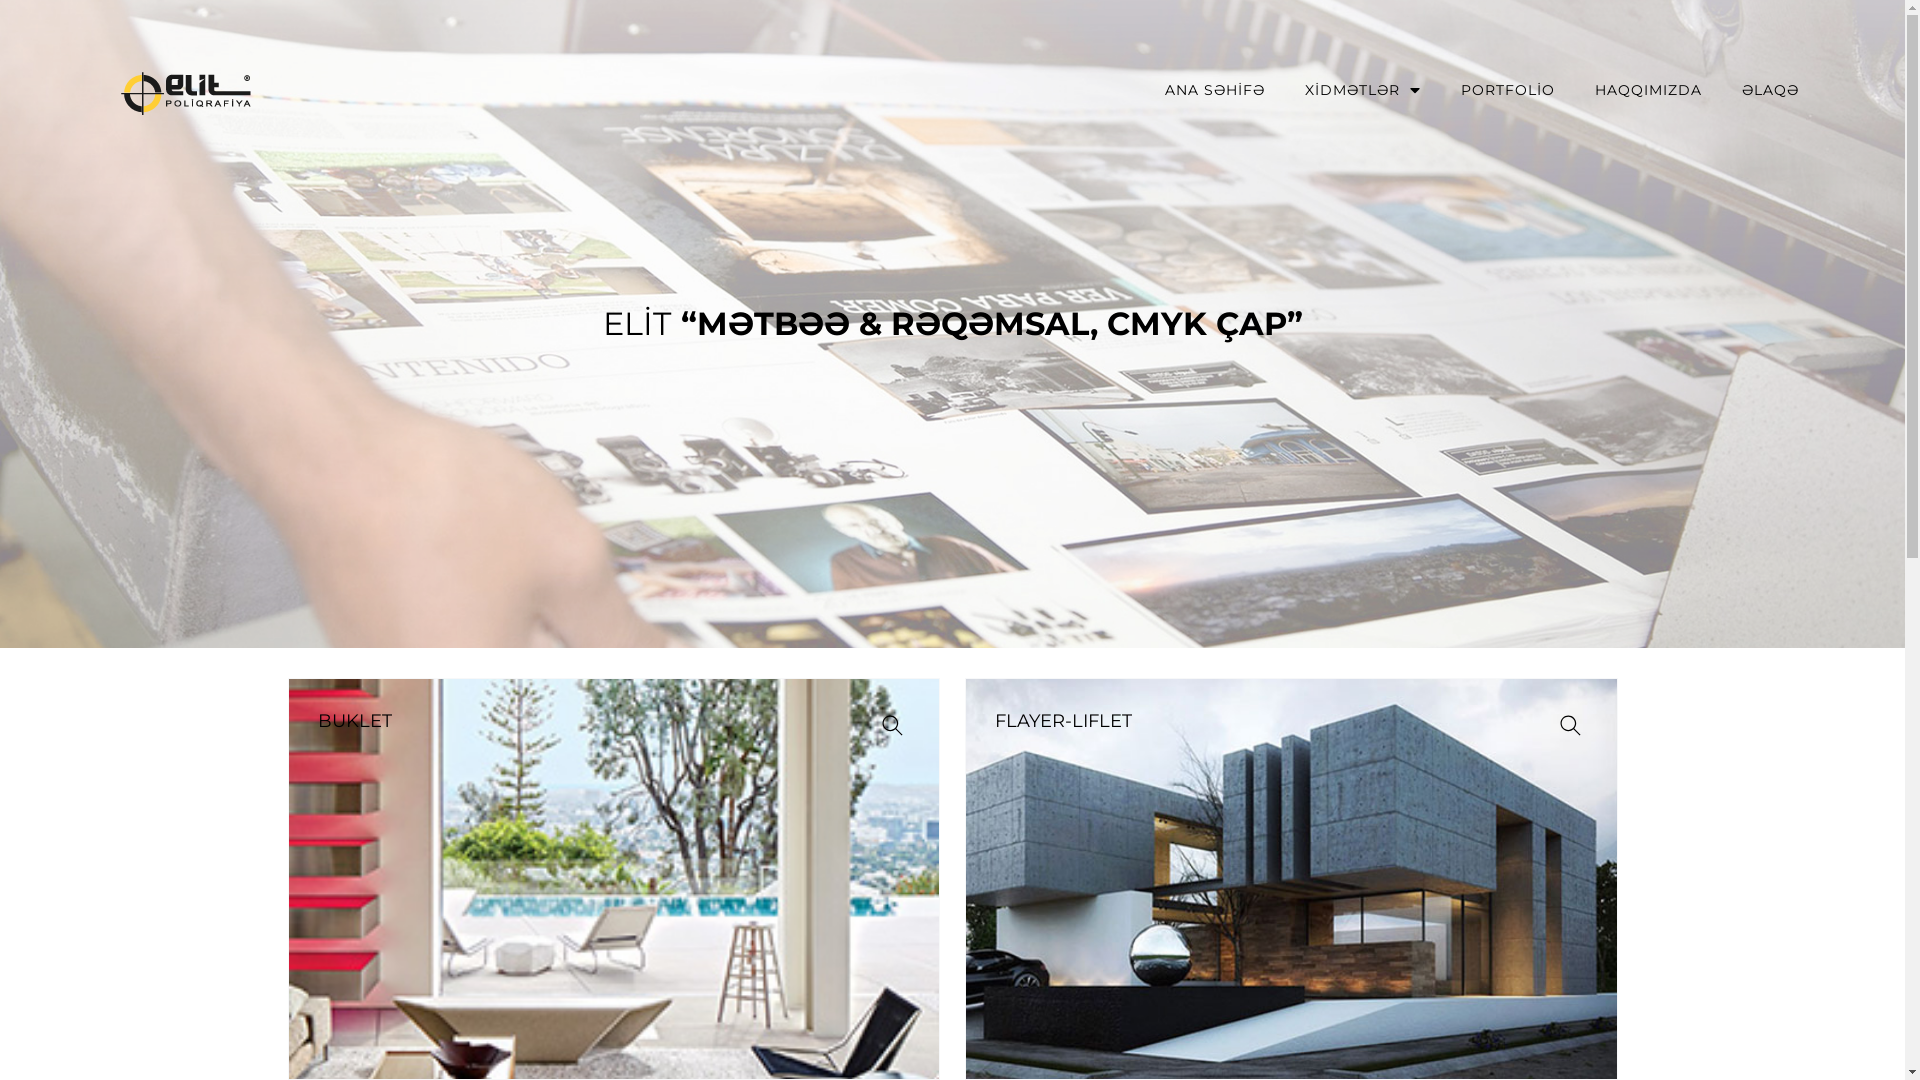 Image resolution: width=1920 pixels, height=1080 pixels. What do you see at coordinates (1648, 88) in the screenshot?
I see `'HAQQIMIZDA'` at bounding box center [1648, 88].